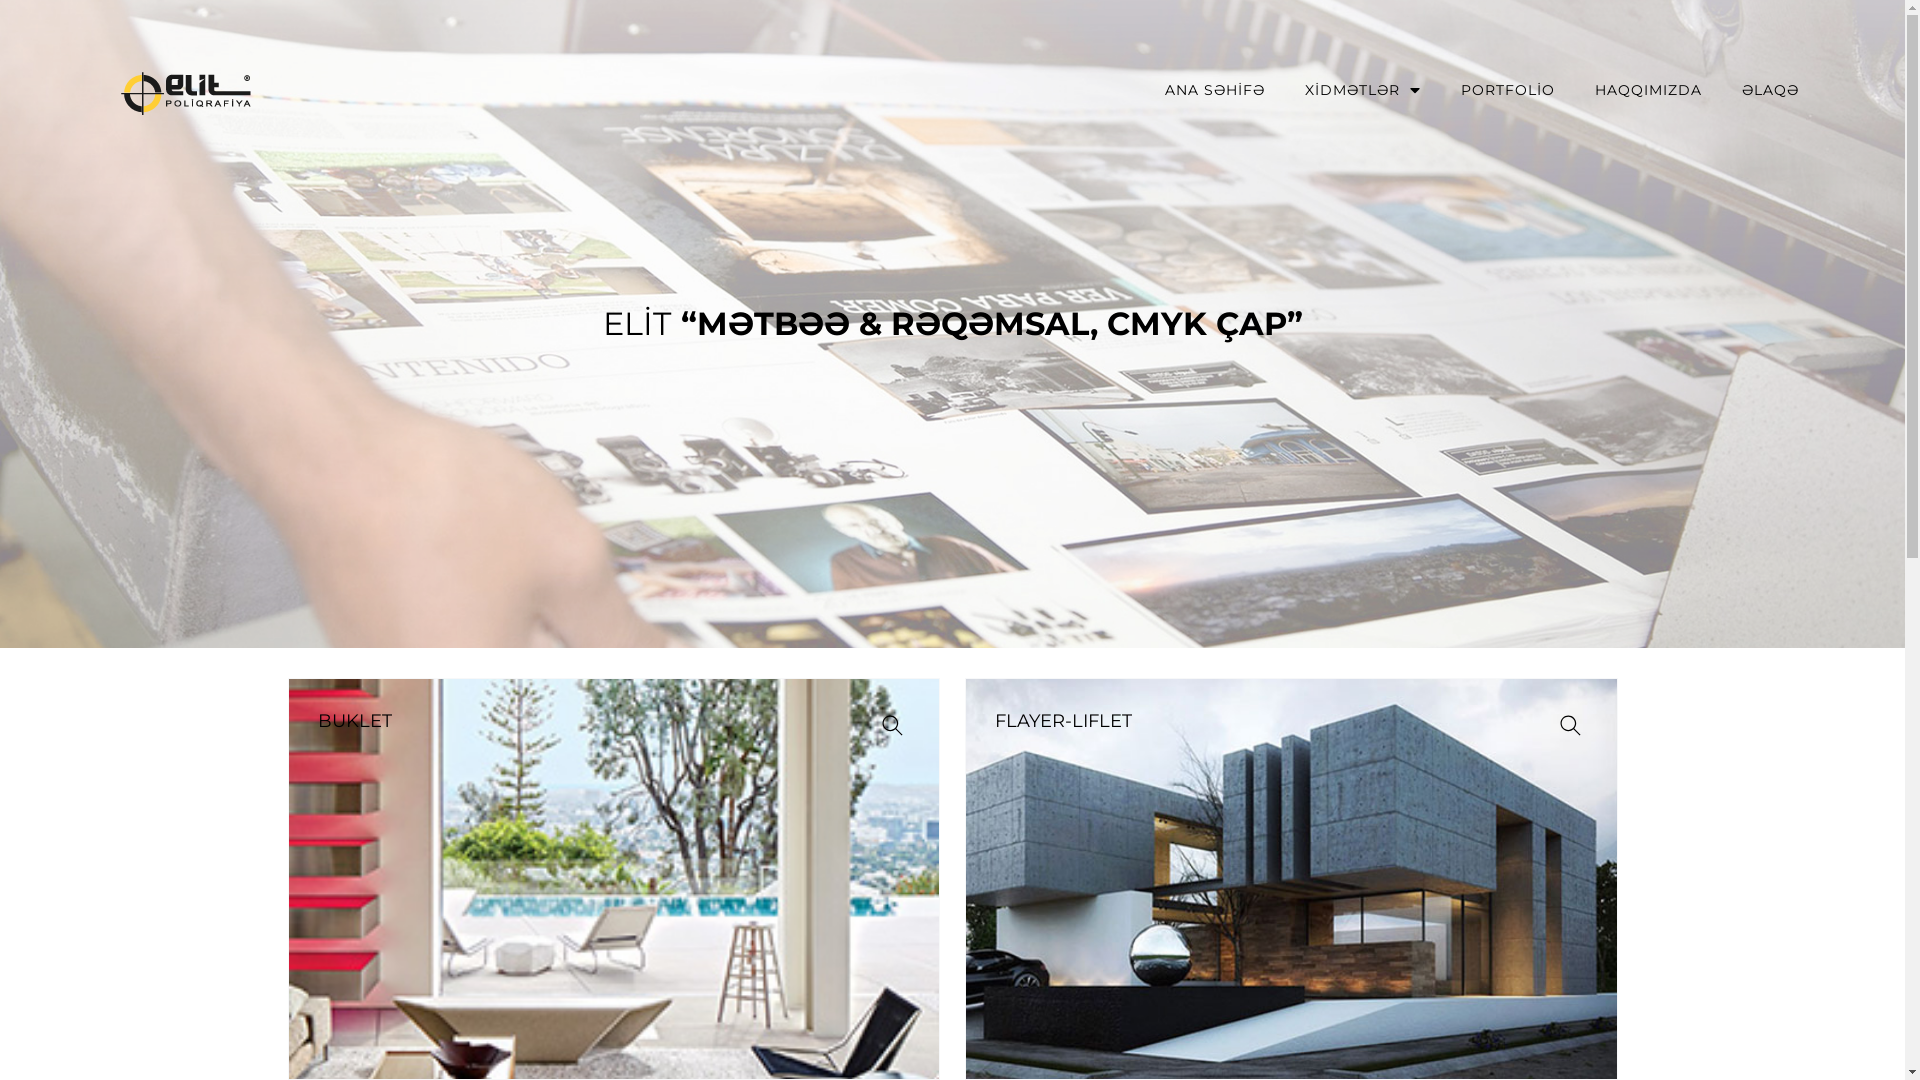 Image resolution: width=1920 pixels, height=1080 pixels. What do you see at coordinates (1648, 88) in the screenshot?
I see `'HAQQIMIZDA'` at bounding box center [1648, 88].